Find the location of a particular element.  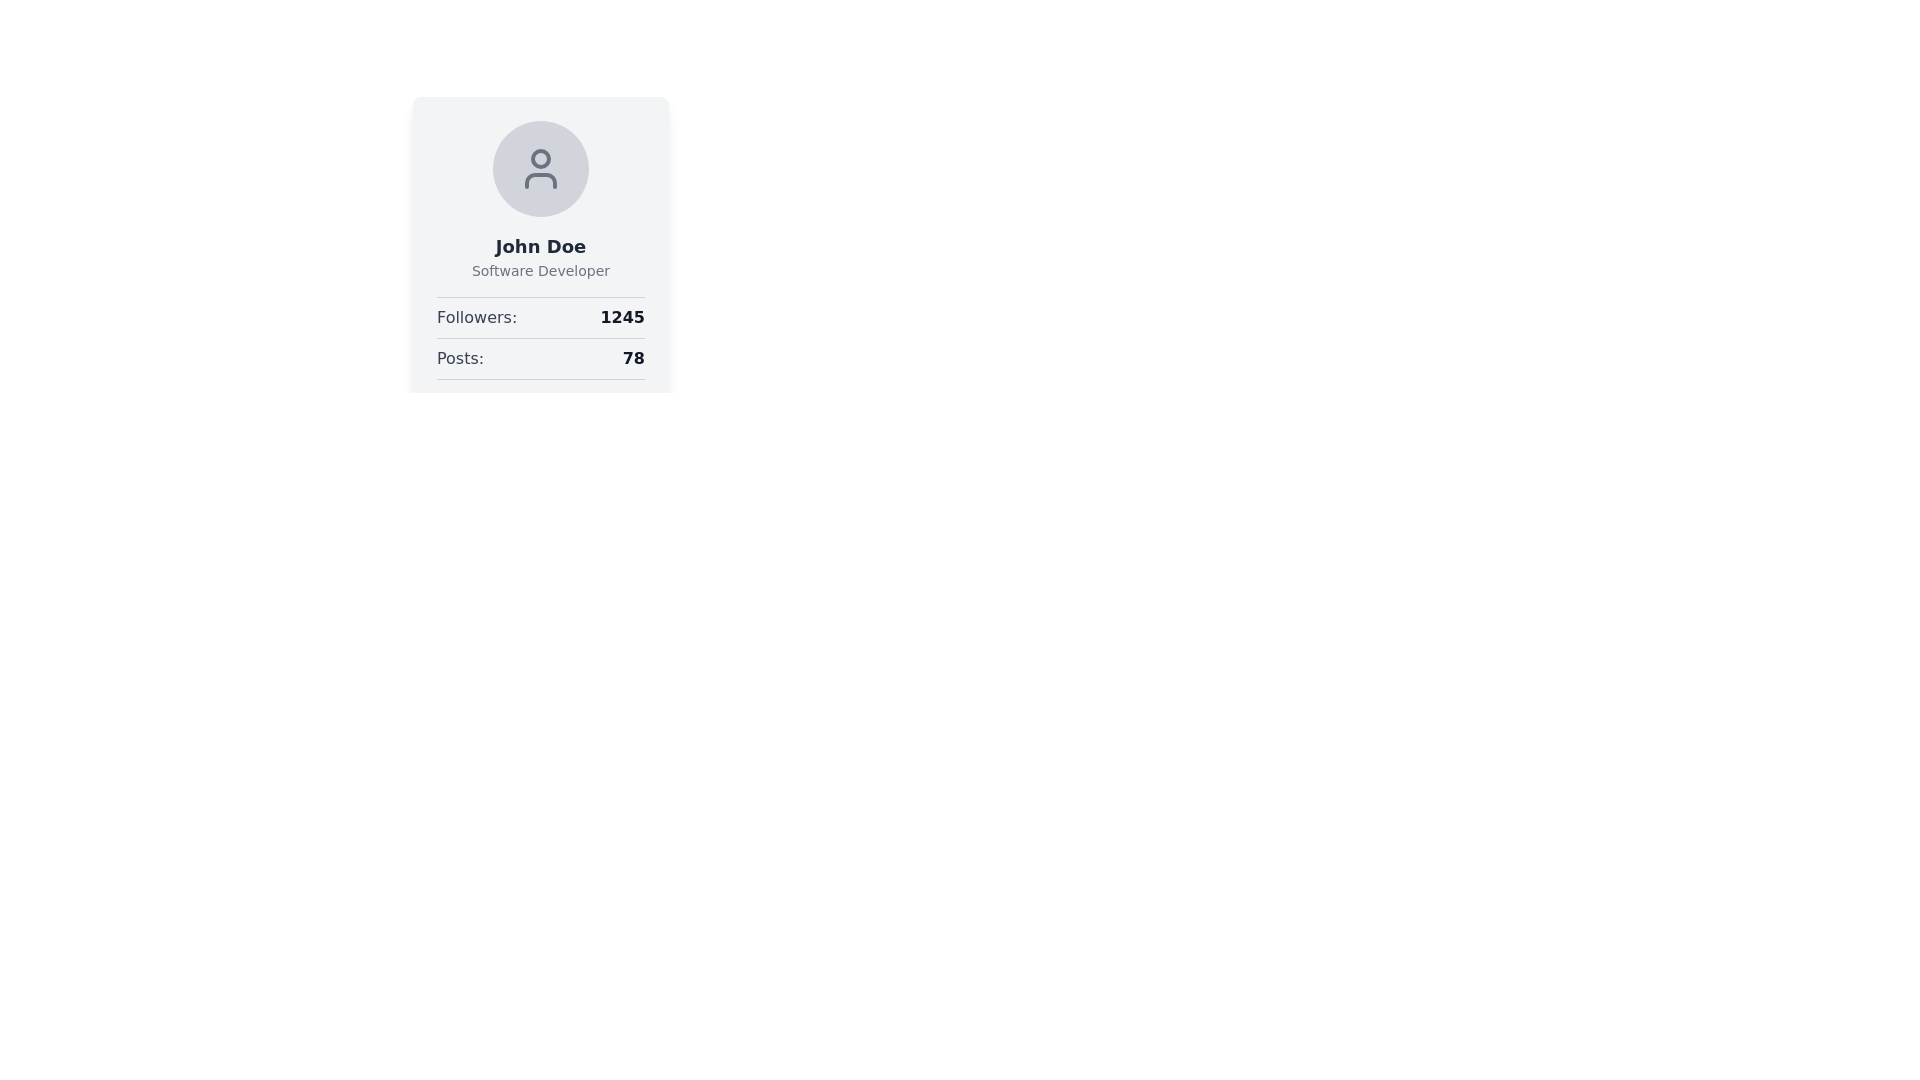

the Profile summary block displaying the name 'John Doe' and the subtitle 'Software Developer' is located at coordinates (541, 200).